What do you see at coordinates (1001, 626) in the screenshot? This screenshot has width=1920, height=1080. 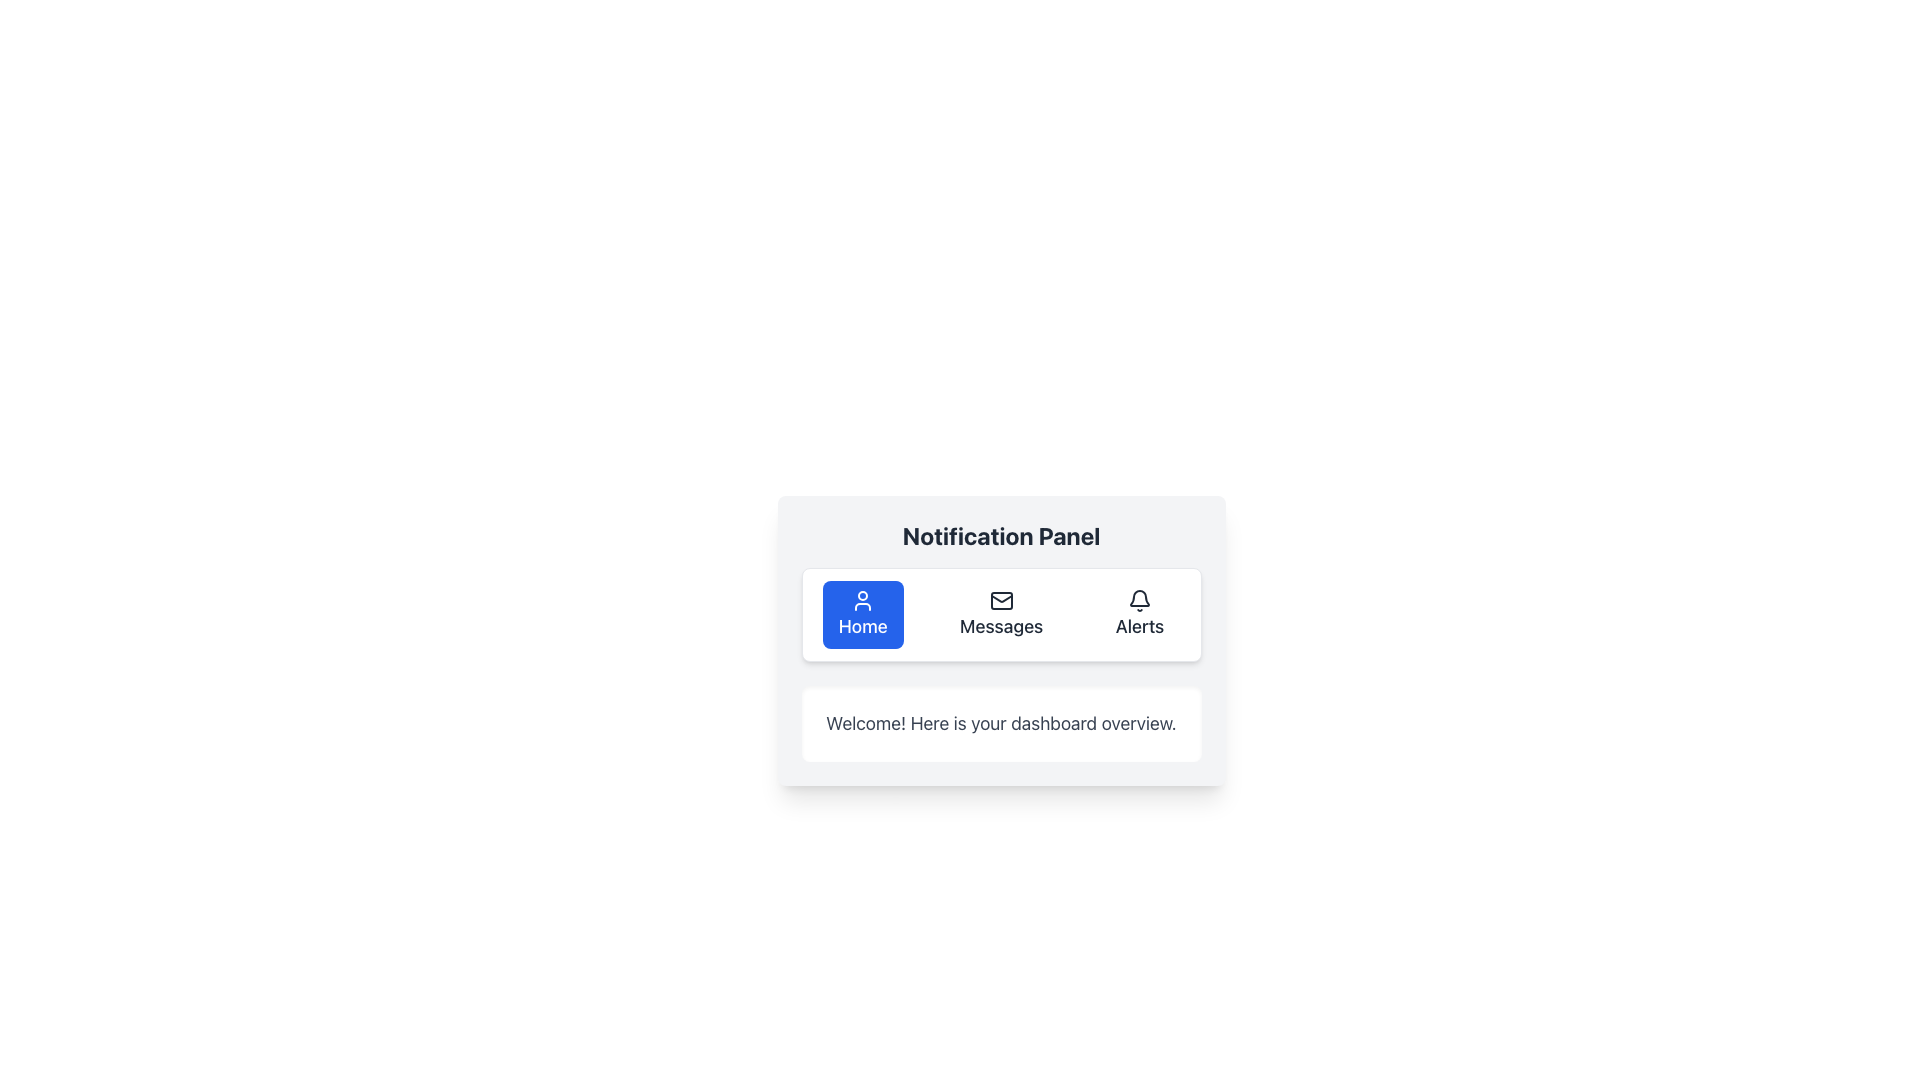 I see `'Messages' label, which is displayed in a clear, medium-sized black font under the mail icon in the toolbar section` at bounding box center [1001, 626].